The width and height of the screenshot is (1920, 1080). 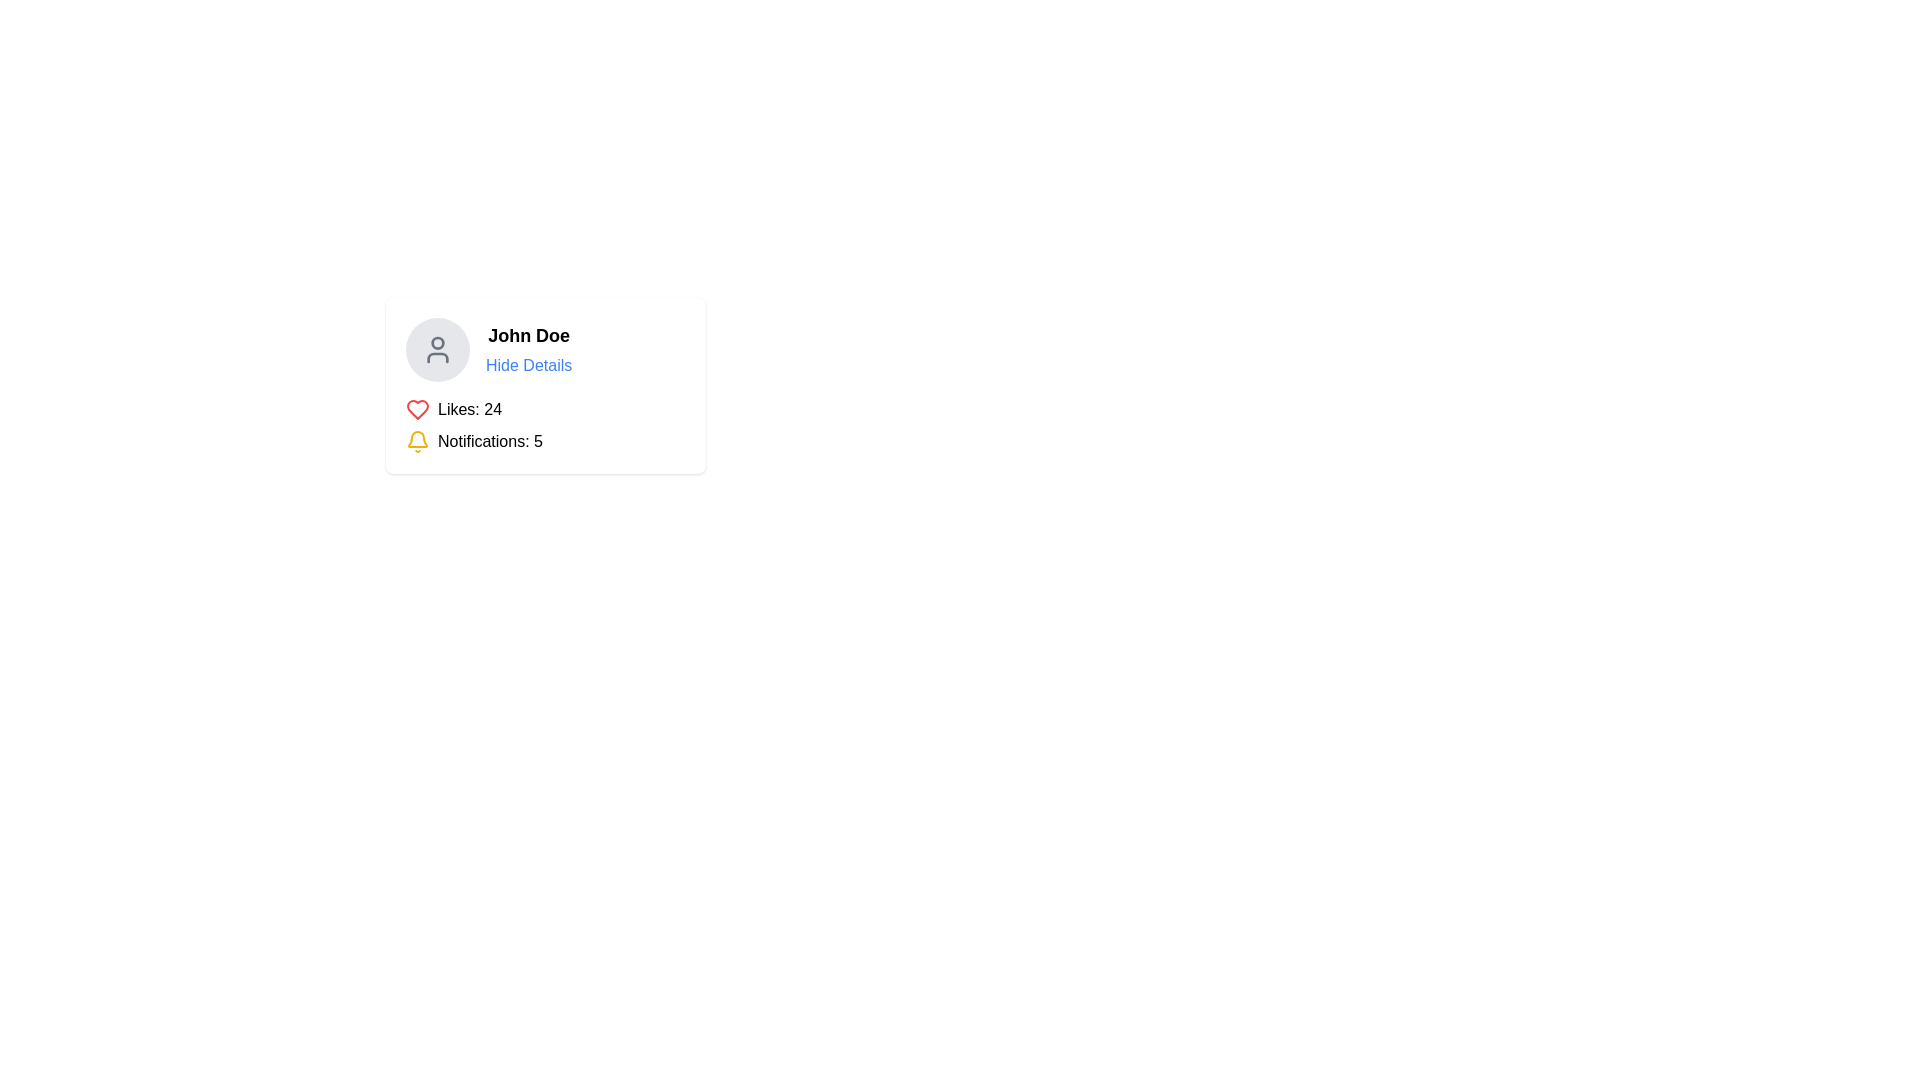 What do you see at coordinates (436, 342) in the screenshot?
I see `the smaller circular decorative shape within the SVG user profile icon located at the top left of the user card, adjacent to the name 'John Doe'` at bounding box center [436, 342].